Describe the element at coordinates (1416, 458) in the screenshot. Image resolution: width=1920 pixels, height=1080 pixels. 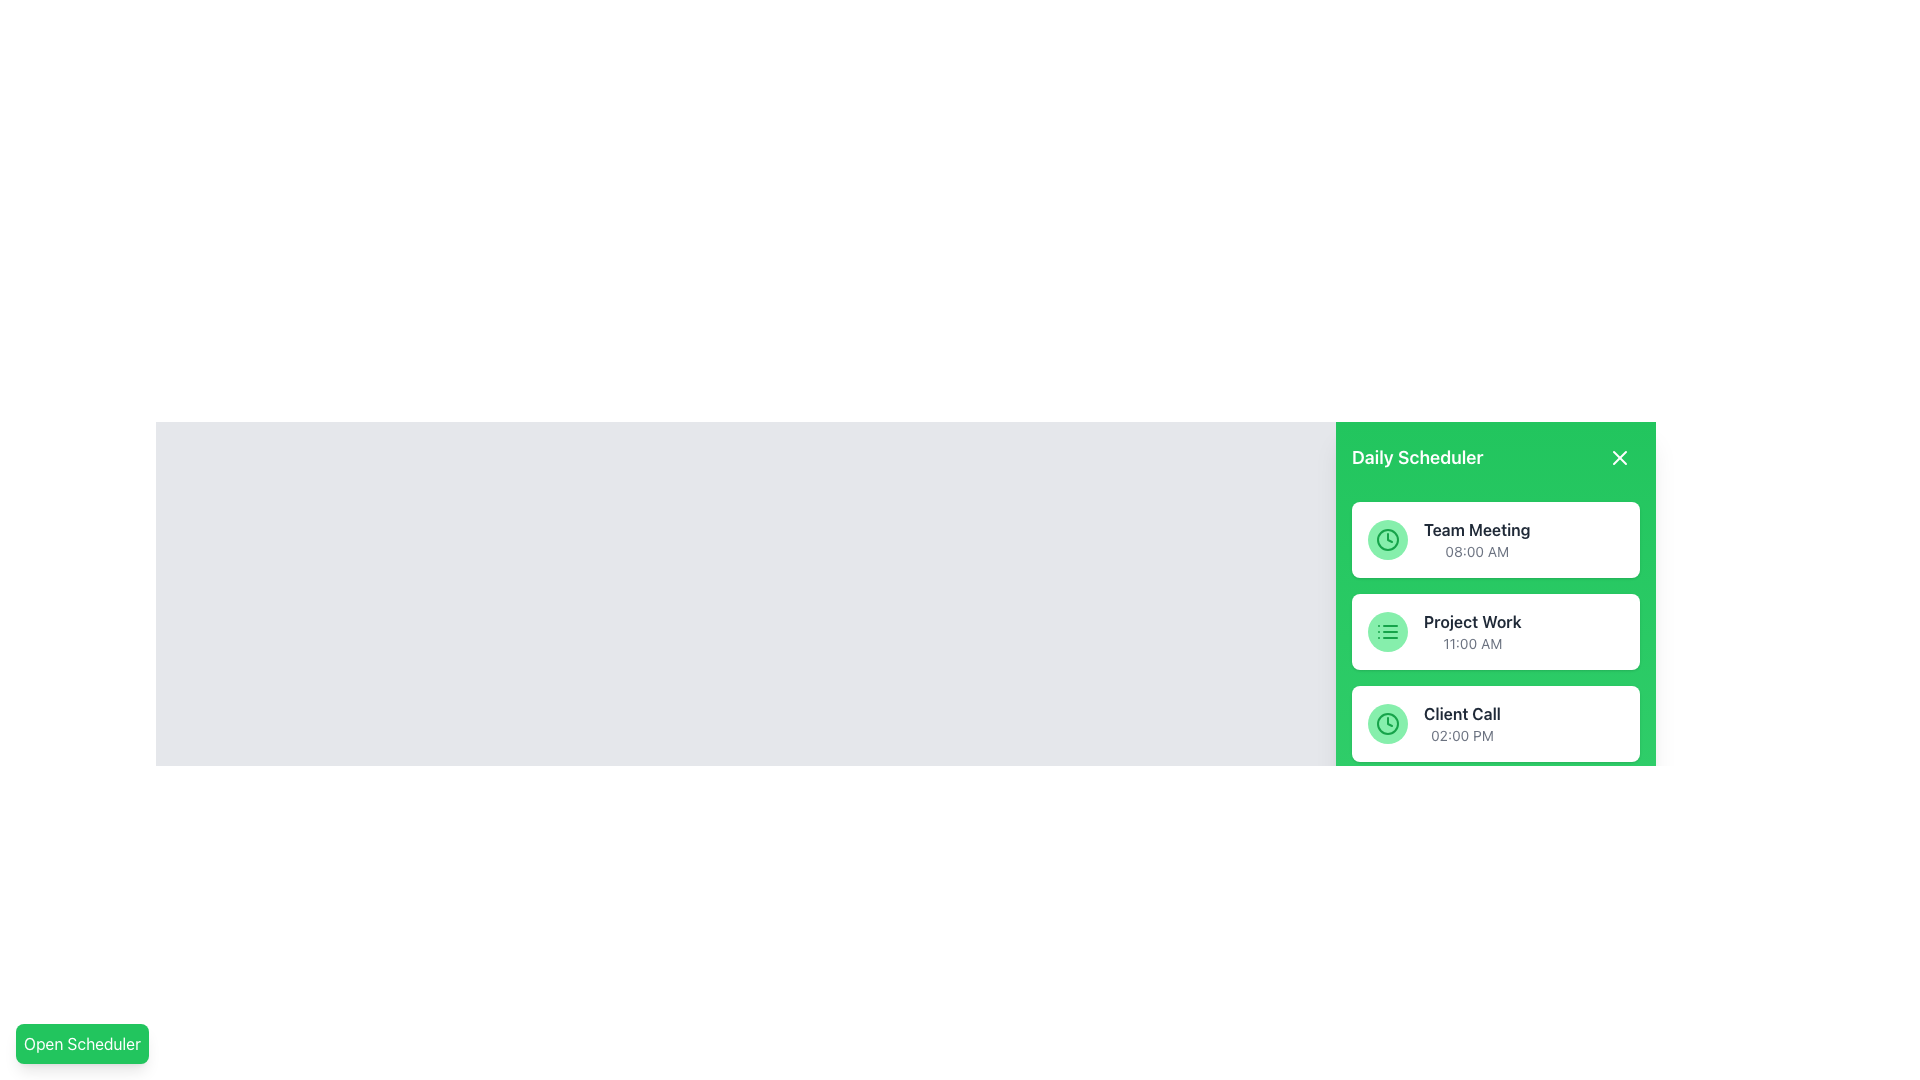
I see `the text label serving as a title or identifier for the scheduling tasks section, located in the top-left part of the green header section of the sidebar panel` at that location.